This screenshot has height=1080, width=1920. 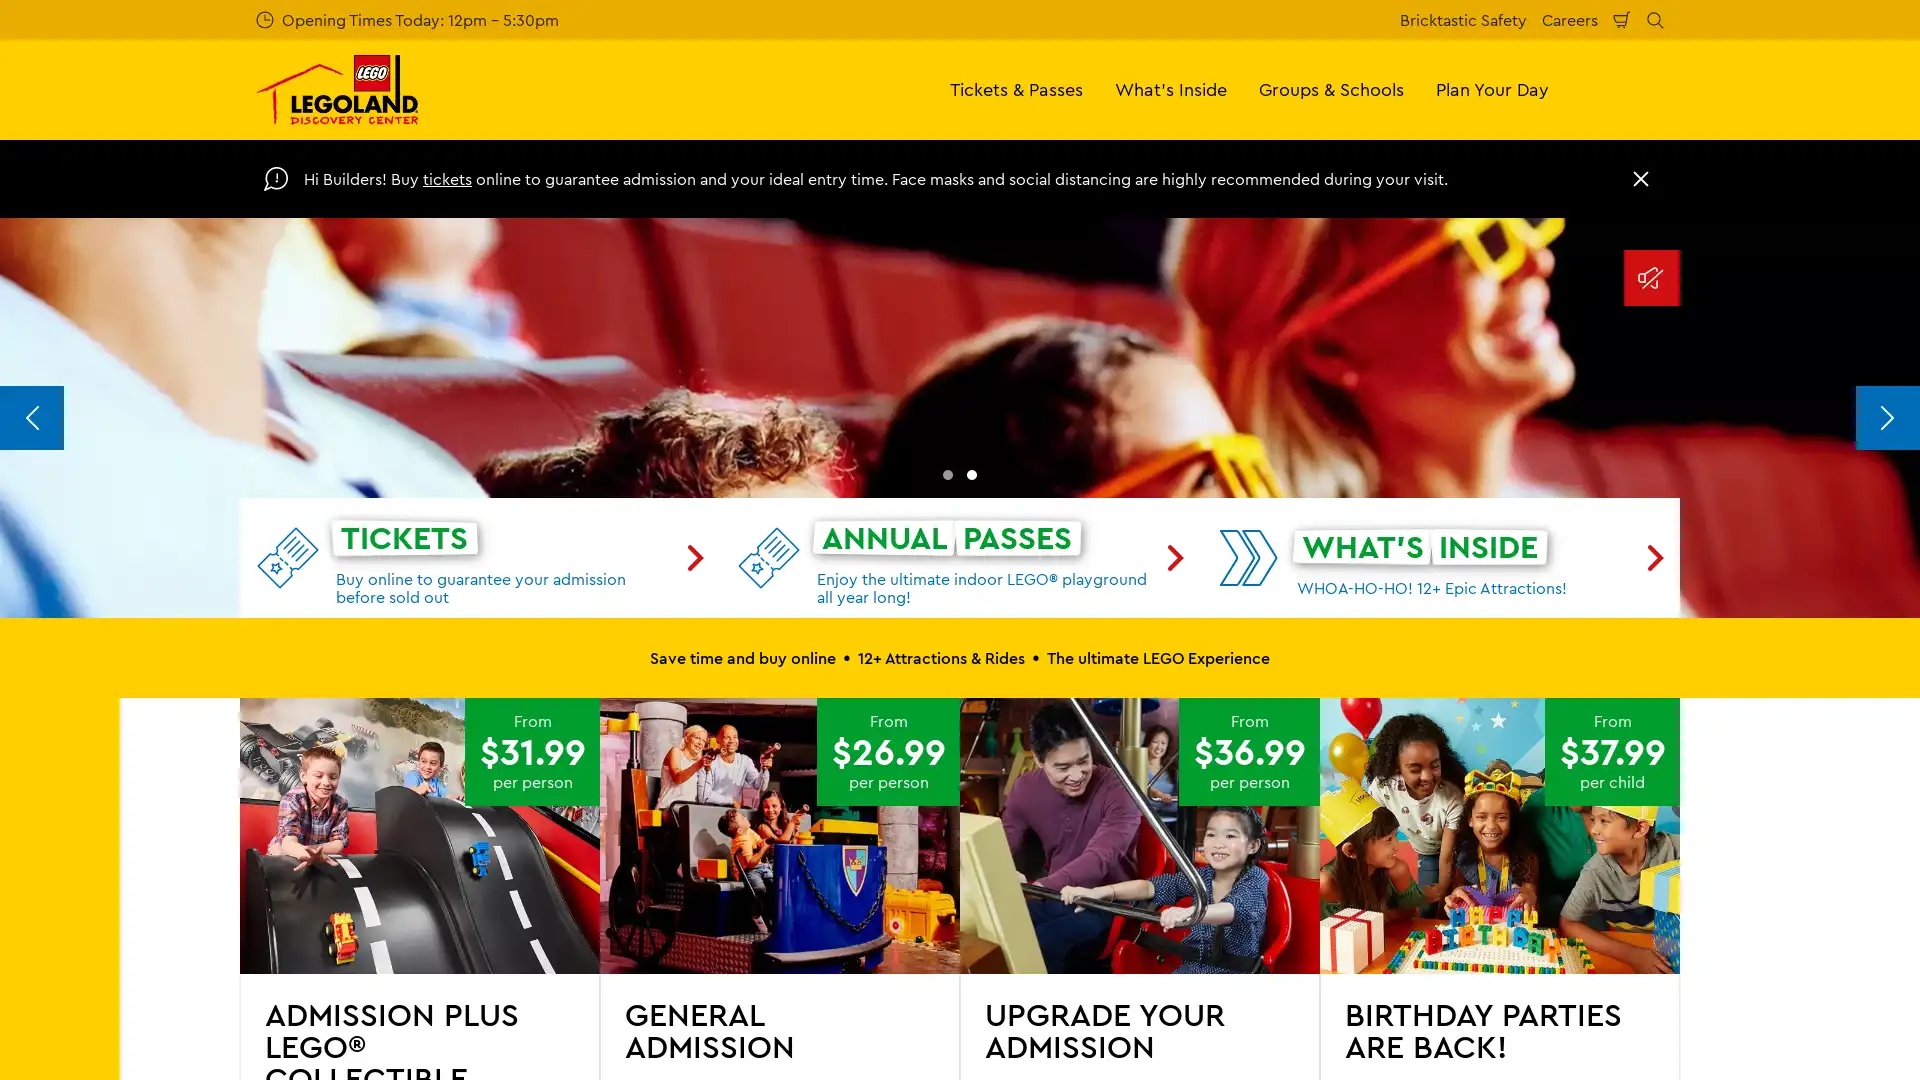 What do you see at coordinates (1622, 19) in the screenshot?
I see `Shopping Cart` at bounding box center [1622, 19].